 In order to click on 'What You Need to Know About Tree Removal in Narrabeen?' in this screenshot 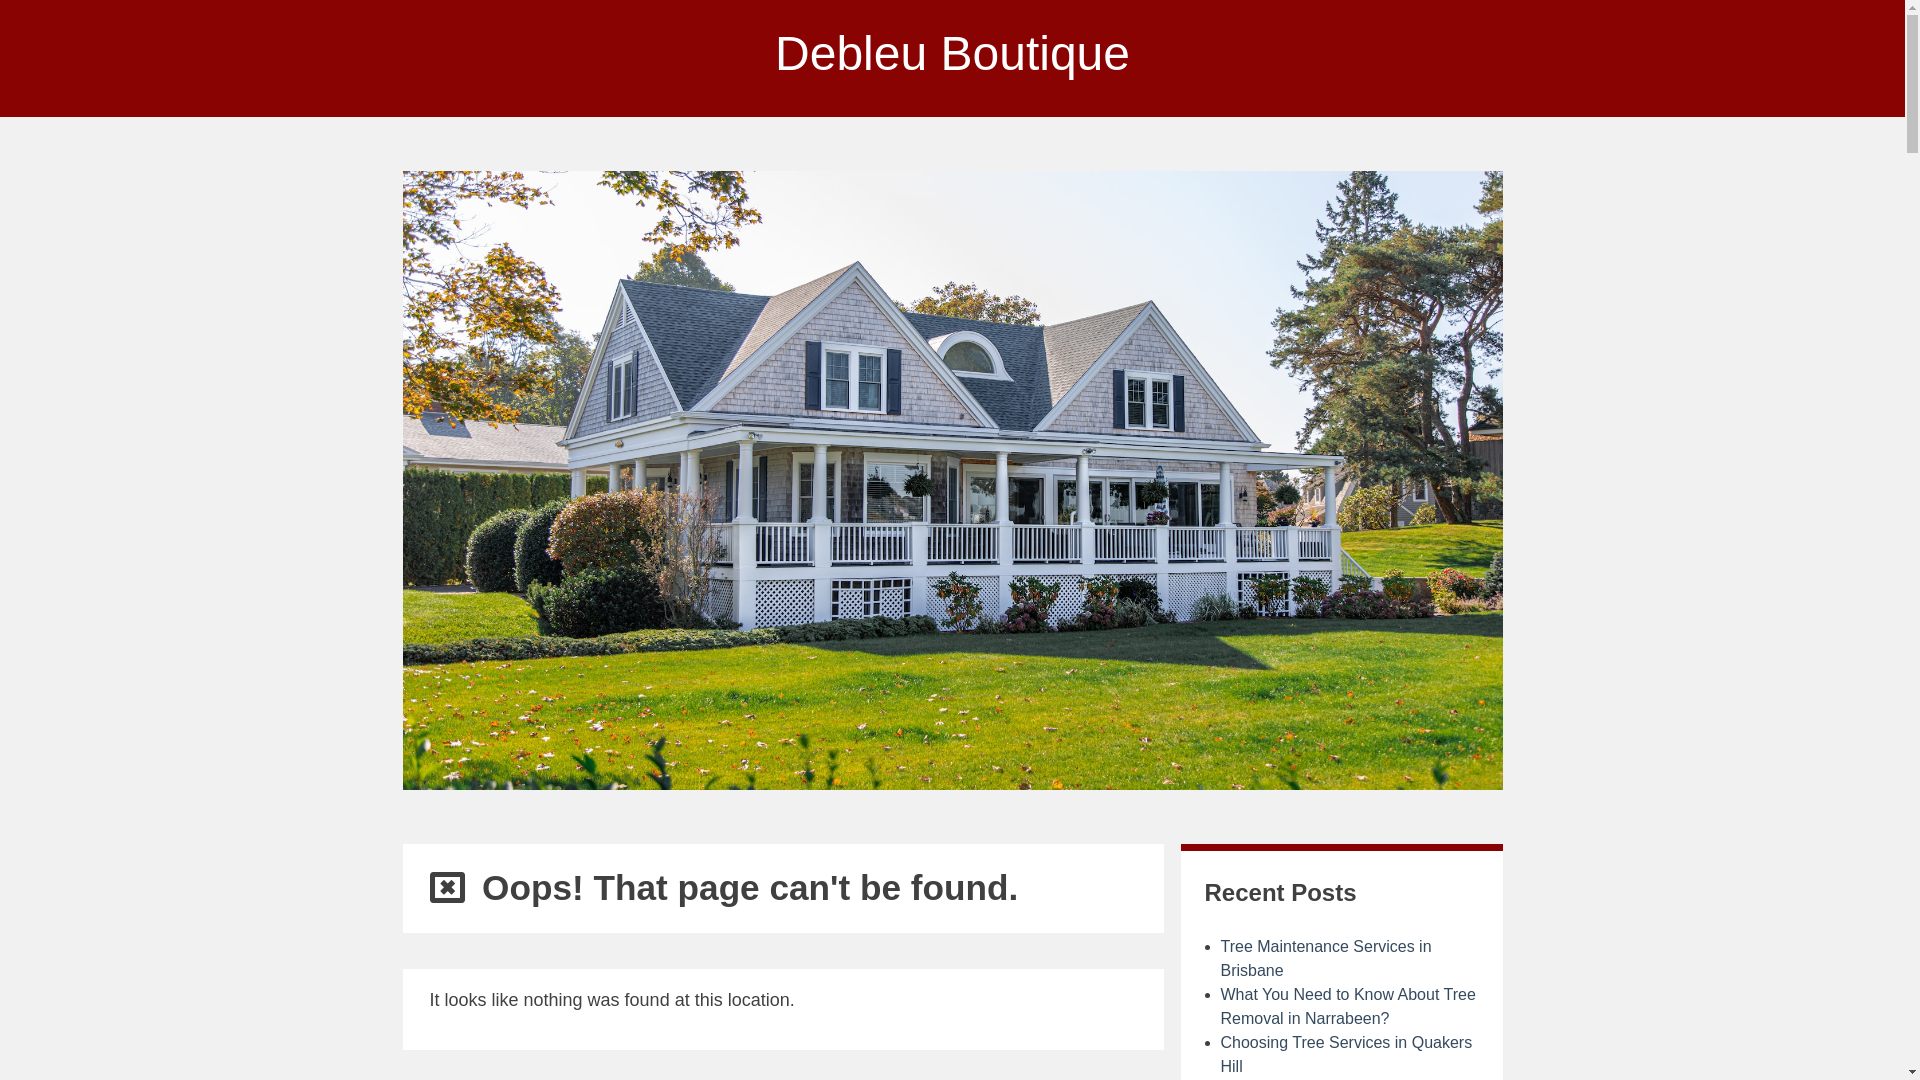, I will do `click(1347, 1006)`.